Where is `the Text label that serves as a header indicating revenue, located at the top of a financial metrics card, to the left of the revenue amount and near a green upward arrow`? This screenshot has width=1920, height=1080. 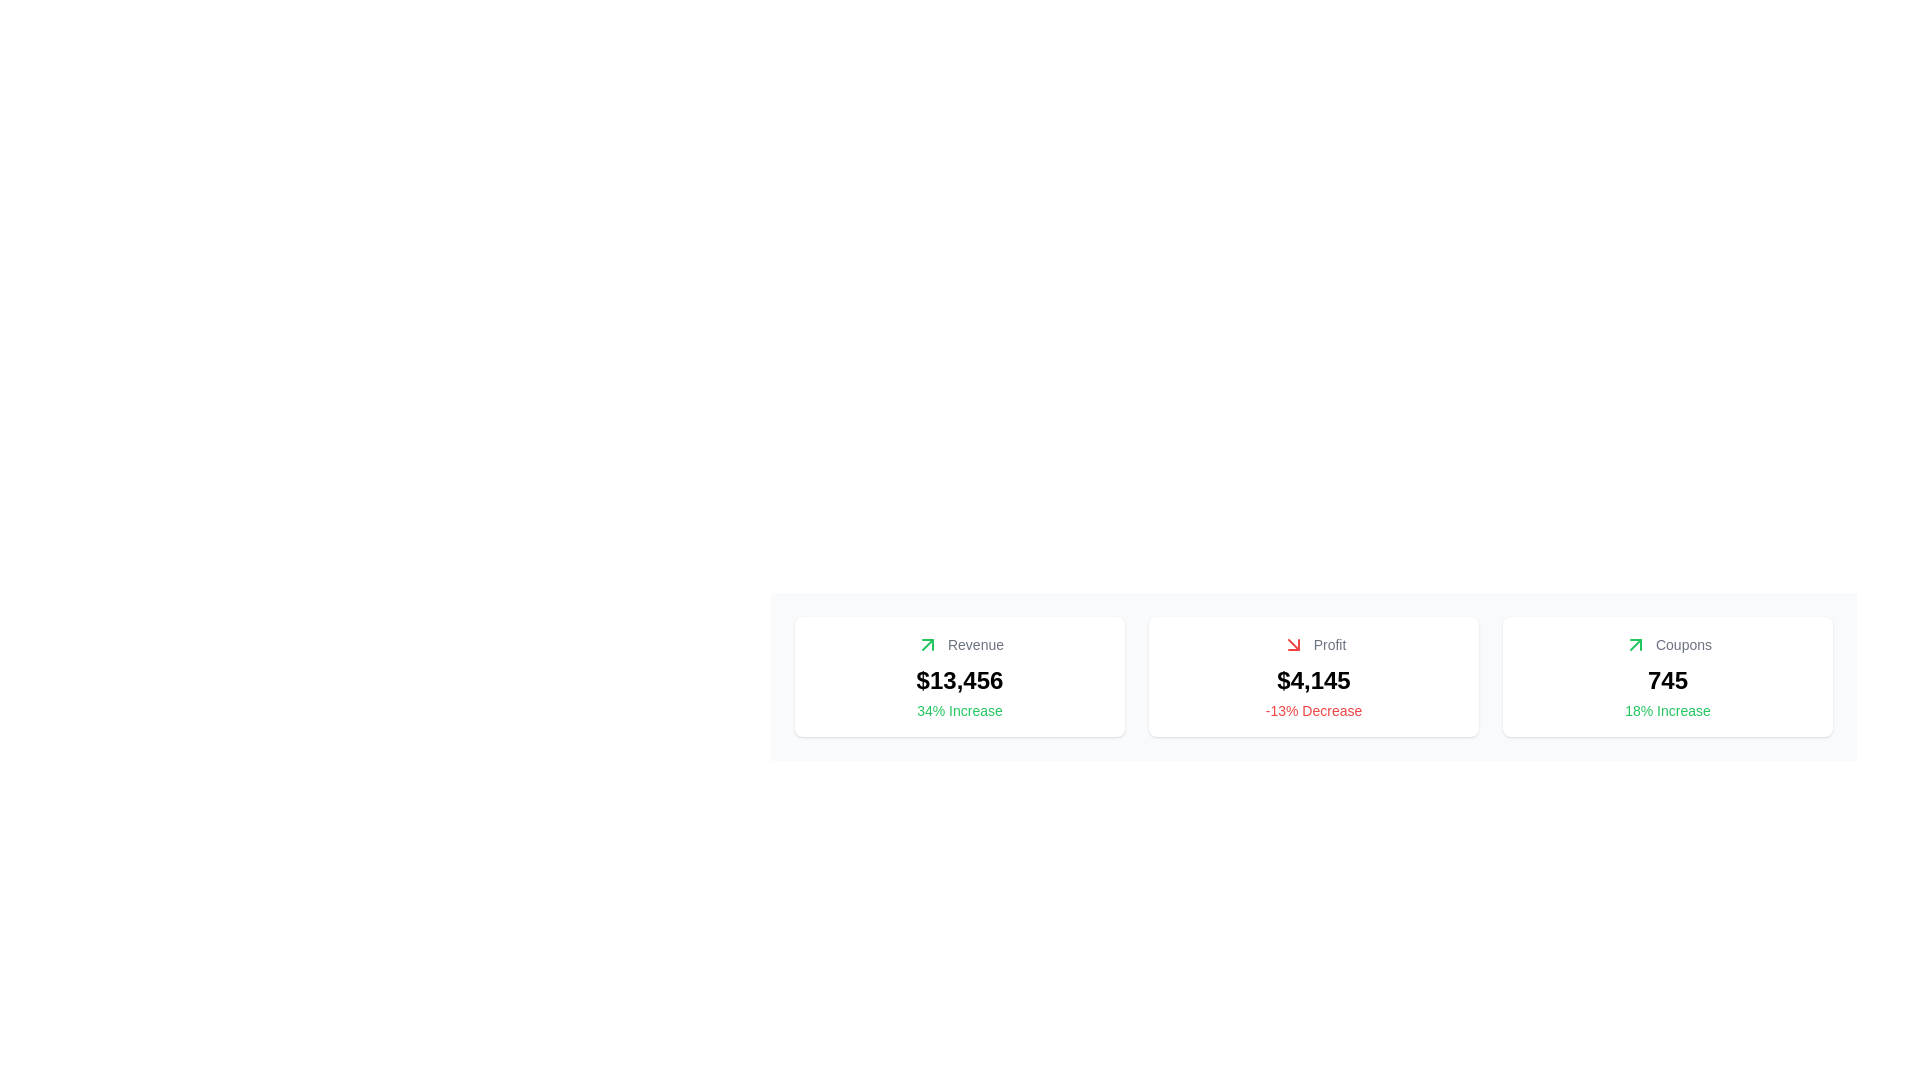
the Text label that serves as a header indicating revenue, located at the top of a financial metrics card, to the left of the revenue amount and near a green upward arrow is located at coordinates (960, 644).